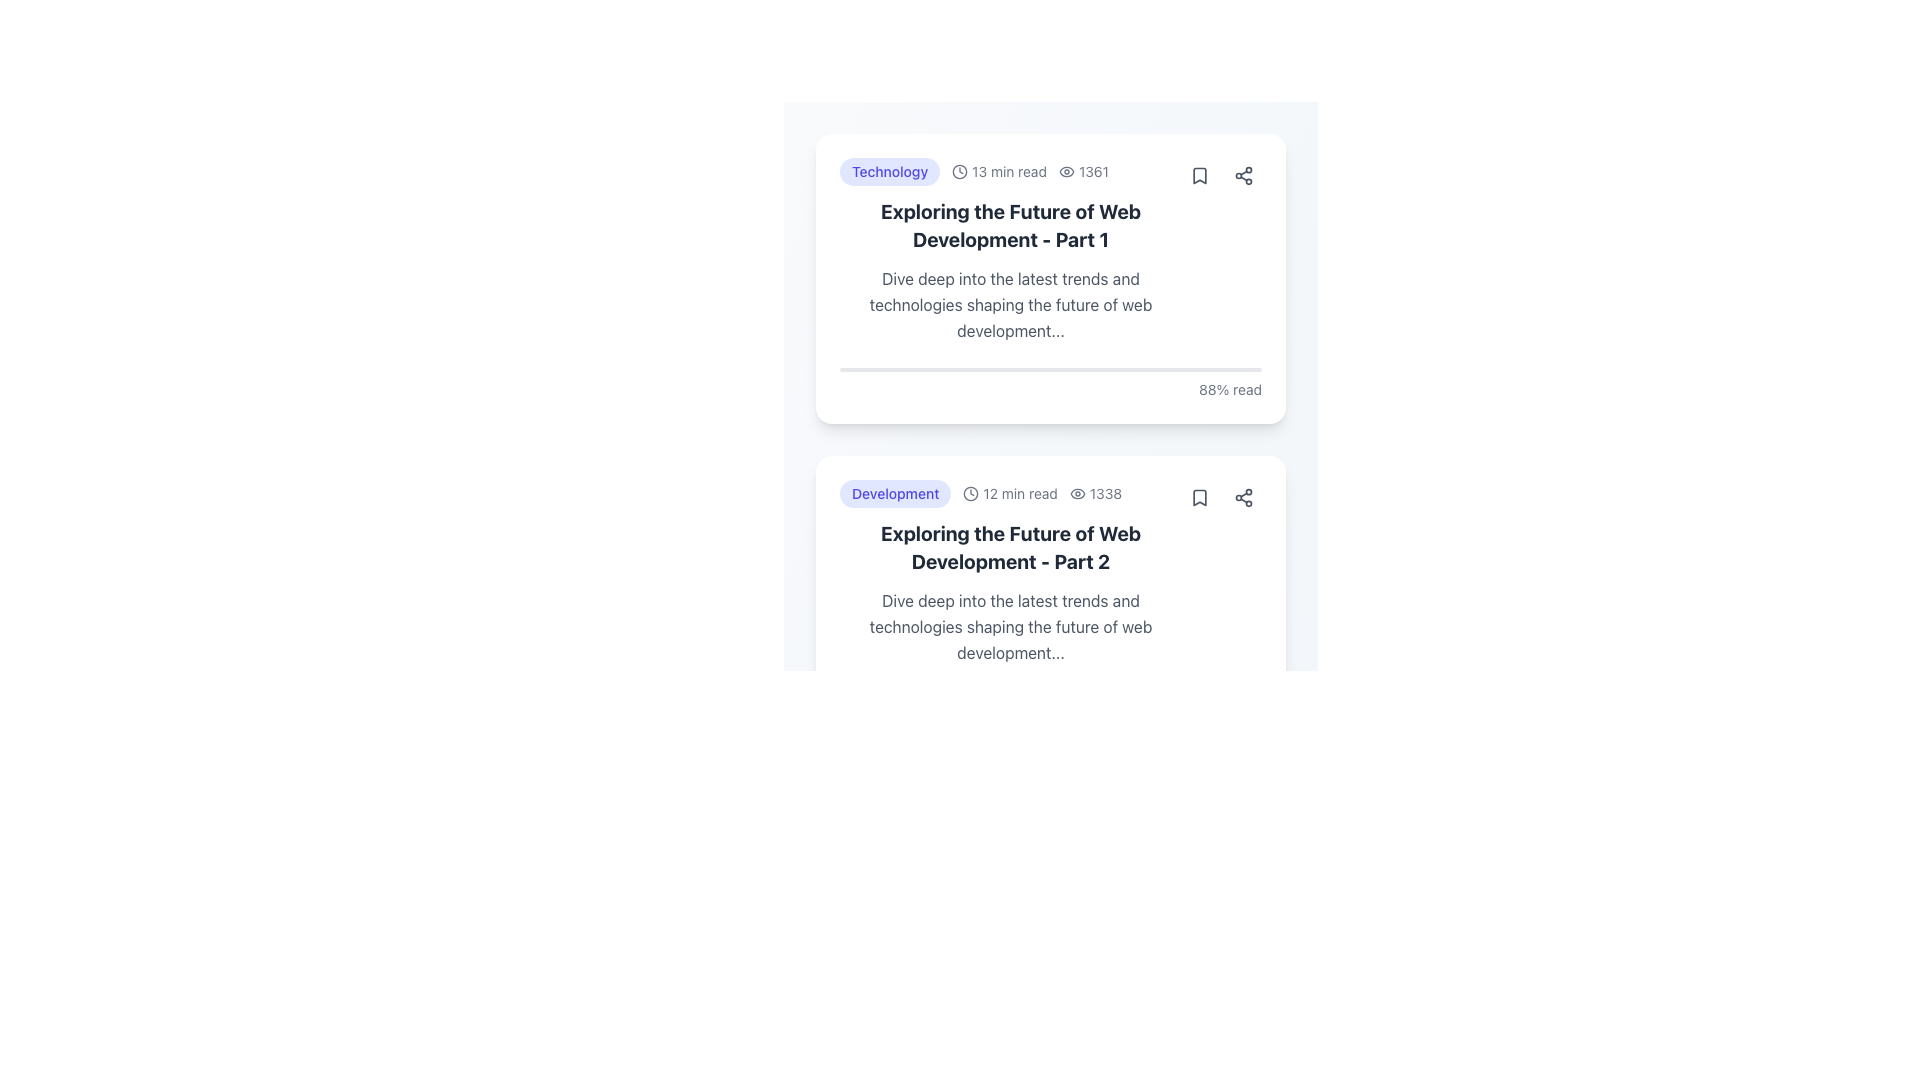  Describe the element at coordinates (971, 493) in the screenshot. I see `circular clock icon located in the second card after the 'Development' label and before the '12 min read' text` at that location.